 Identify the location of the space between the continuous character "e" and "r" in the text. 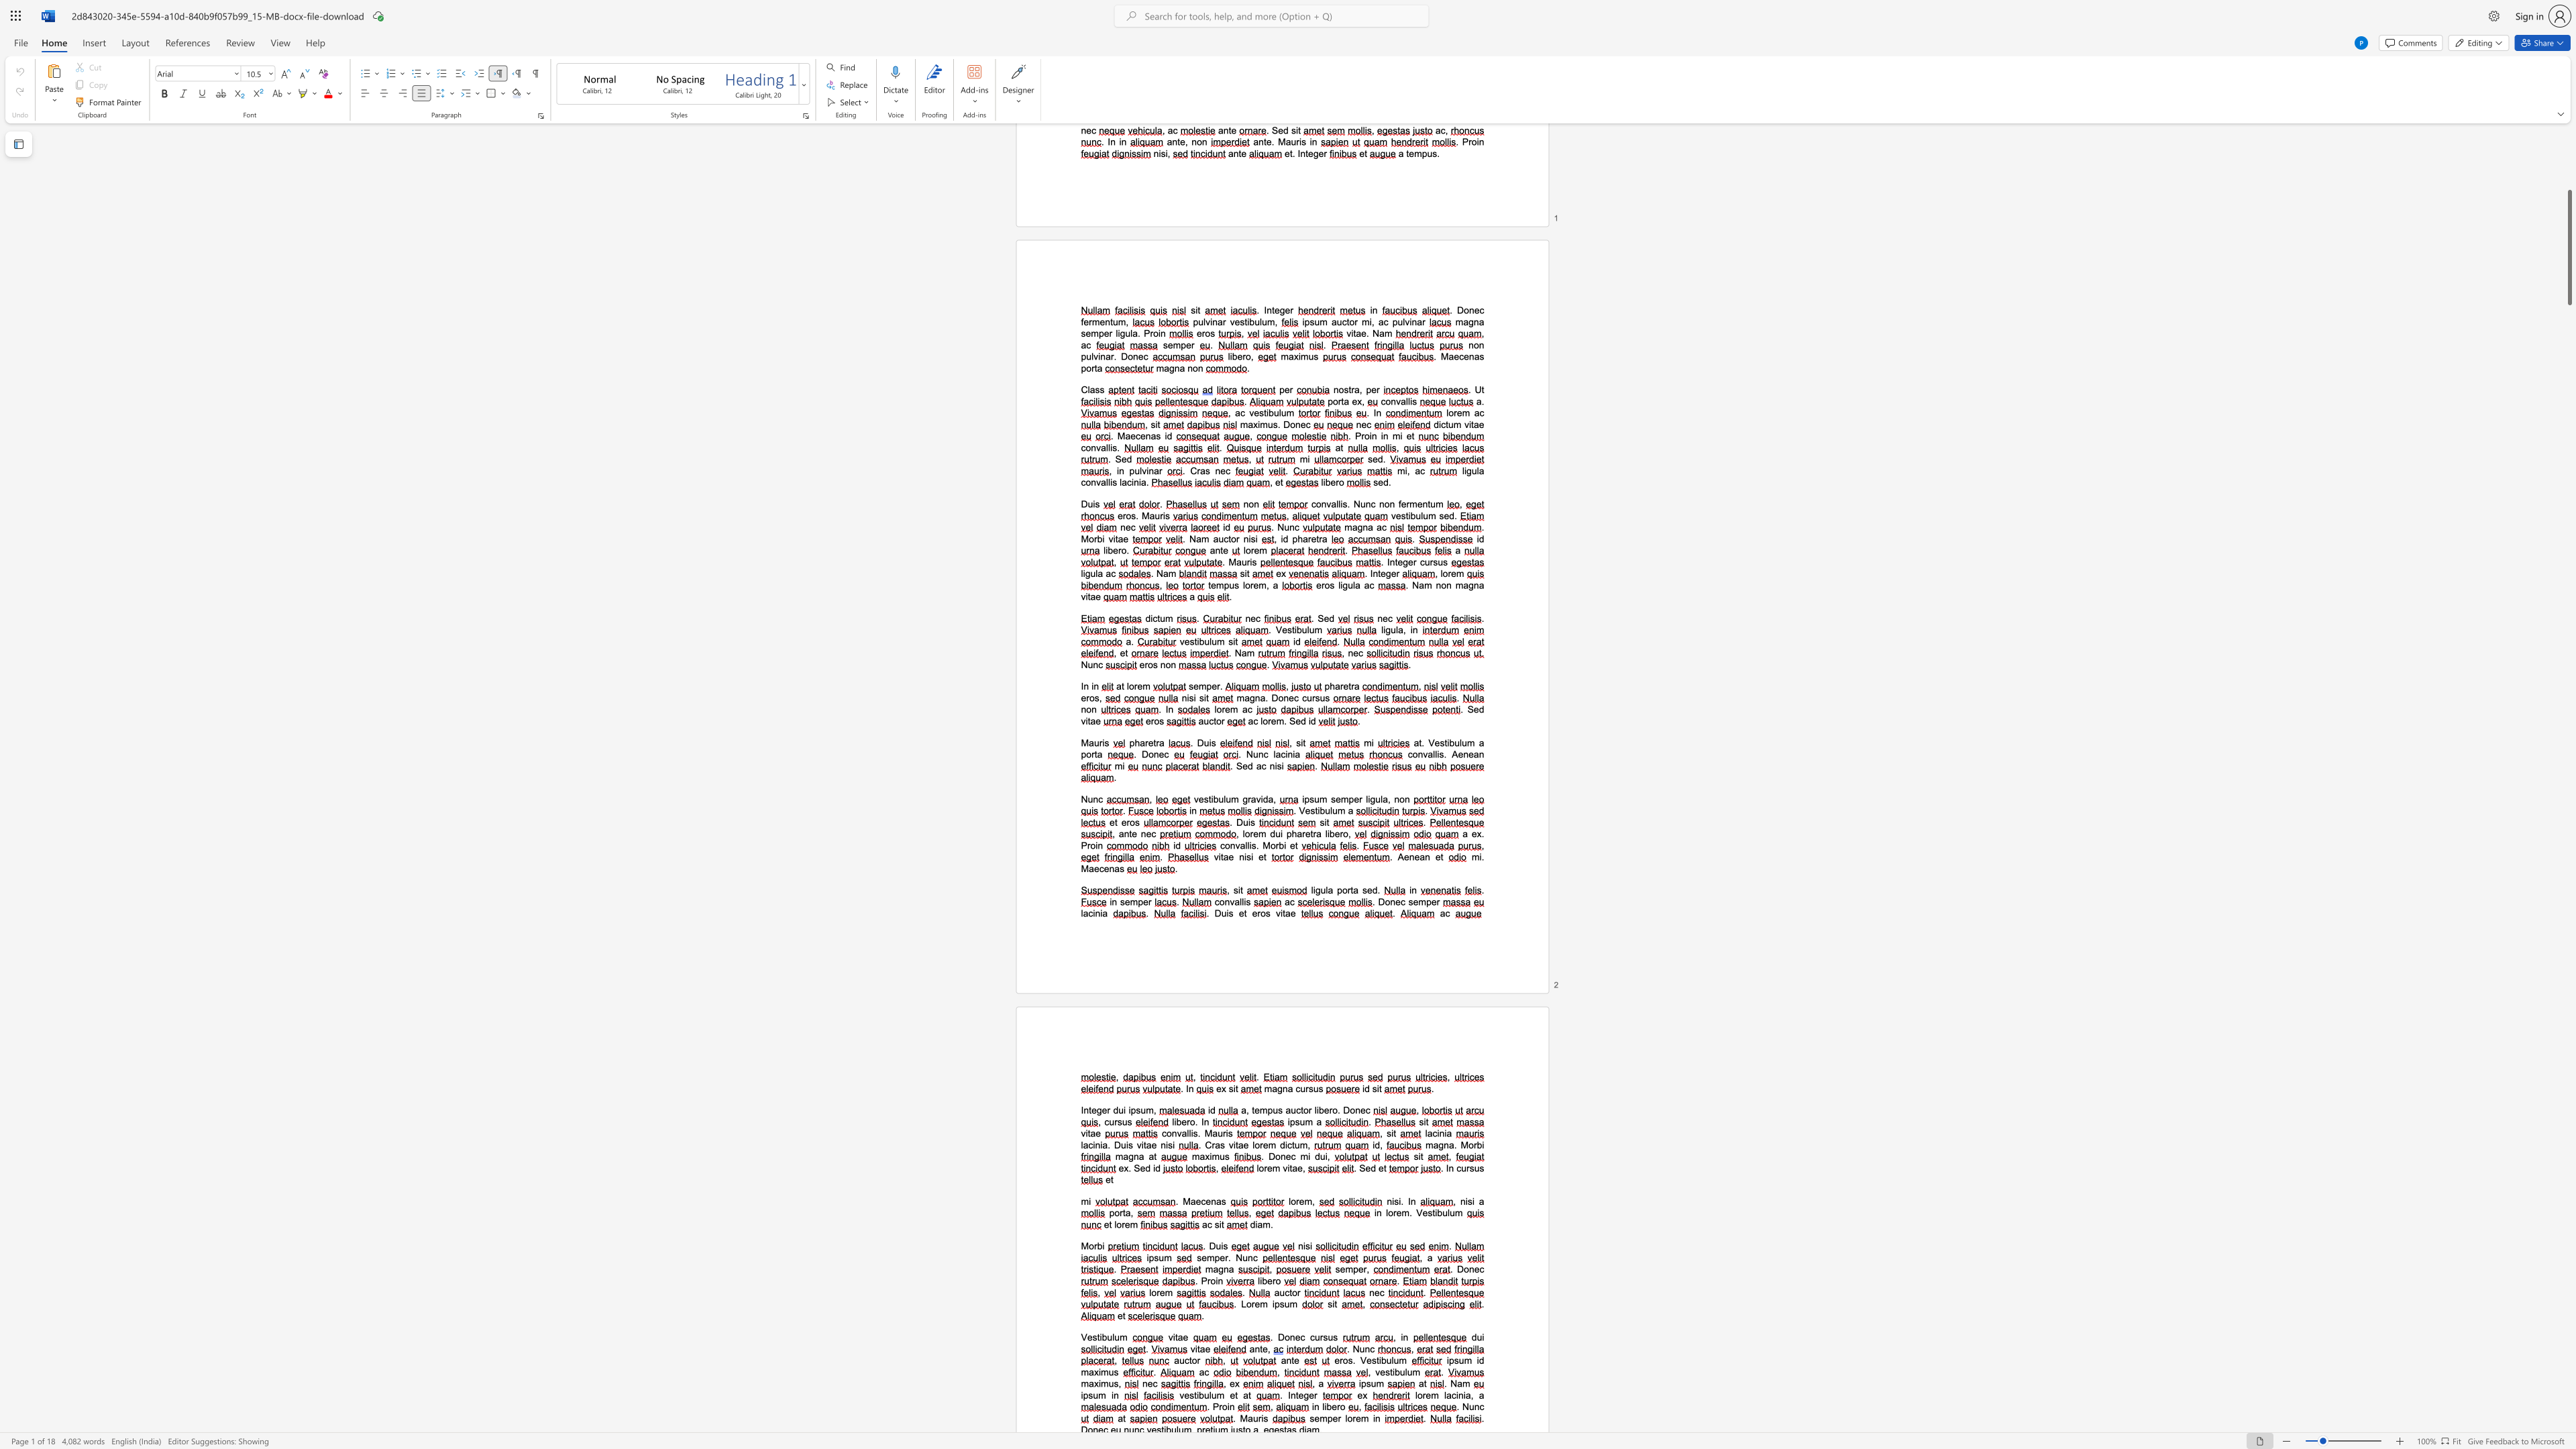
(1313, 1395).